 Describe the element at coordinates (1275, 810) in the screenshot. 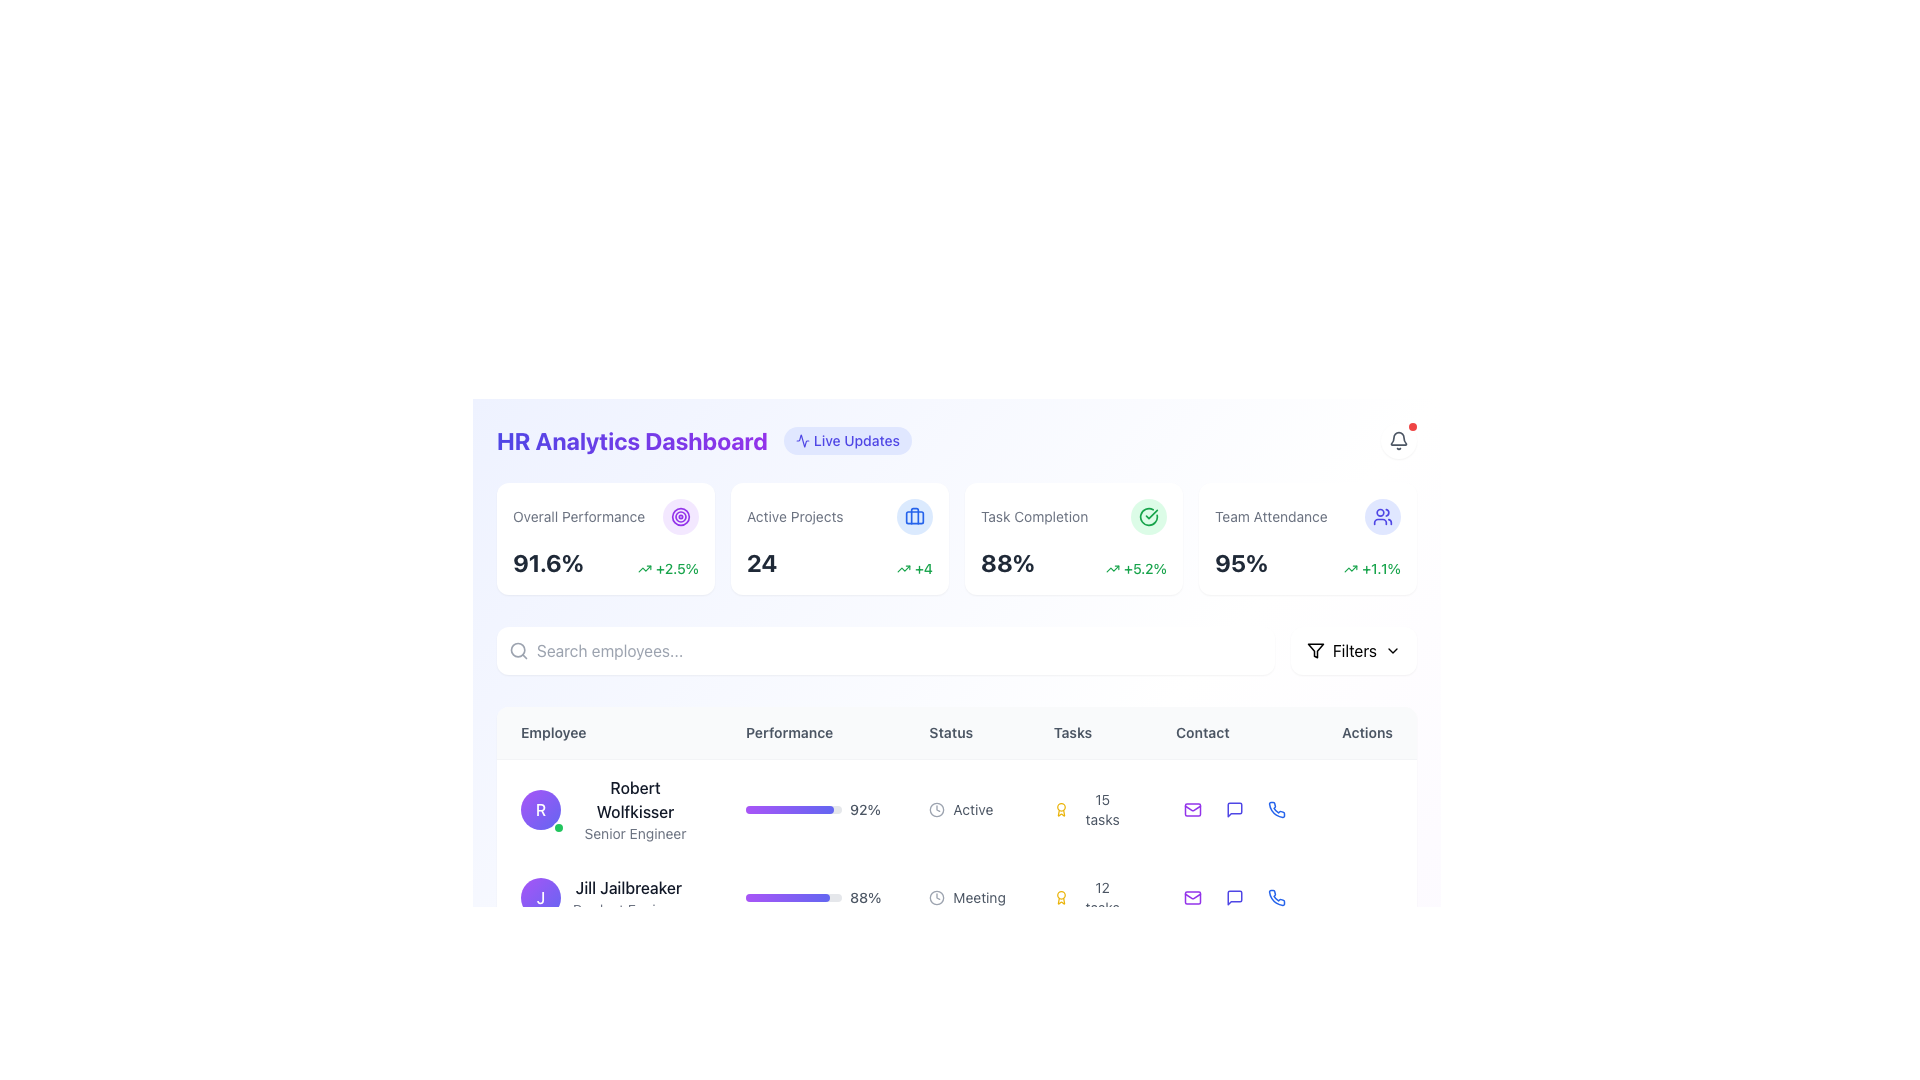

I see `the blue phone icon button, which is the third button in the horizontal series of action buttons in the 'Actions' column of the employee table` at that location.